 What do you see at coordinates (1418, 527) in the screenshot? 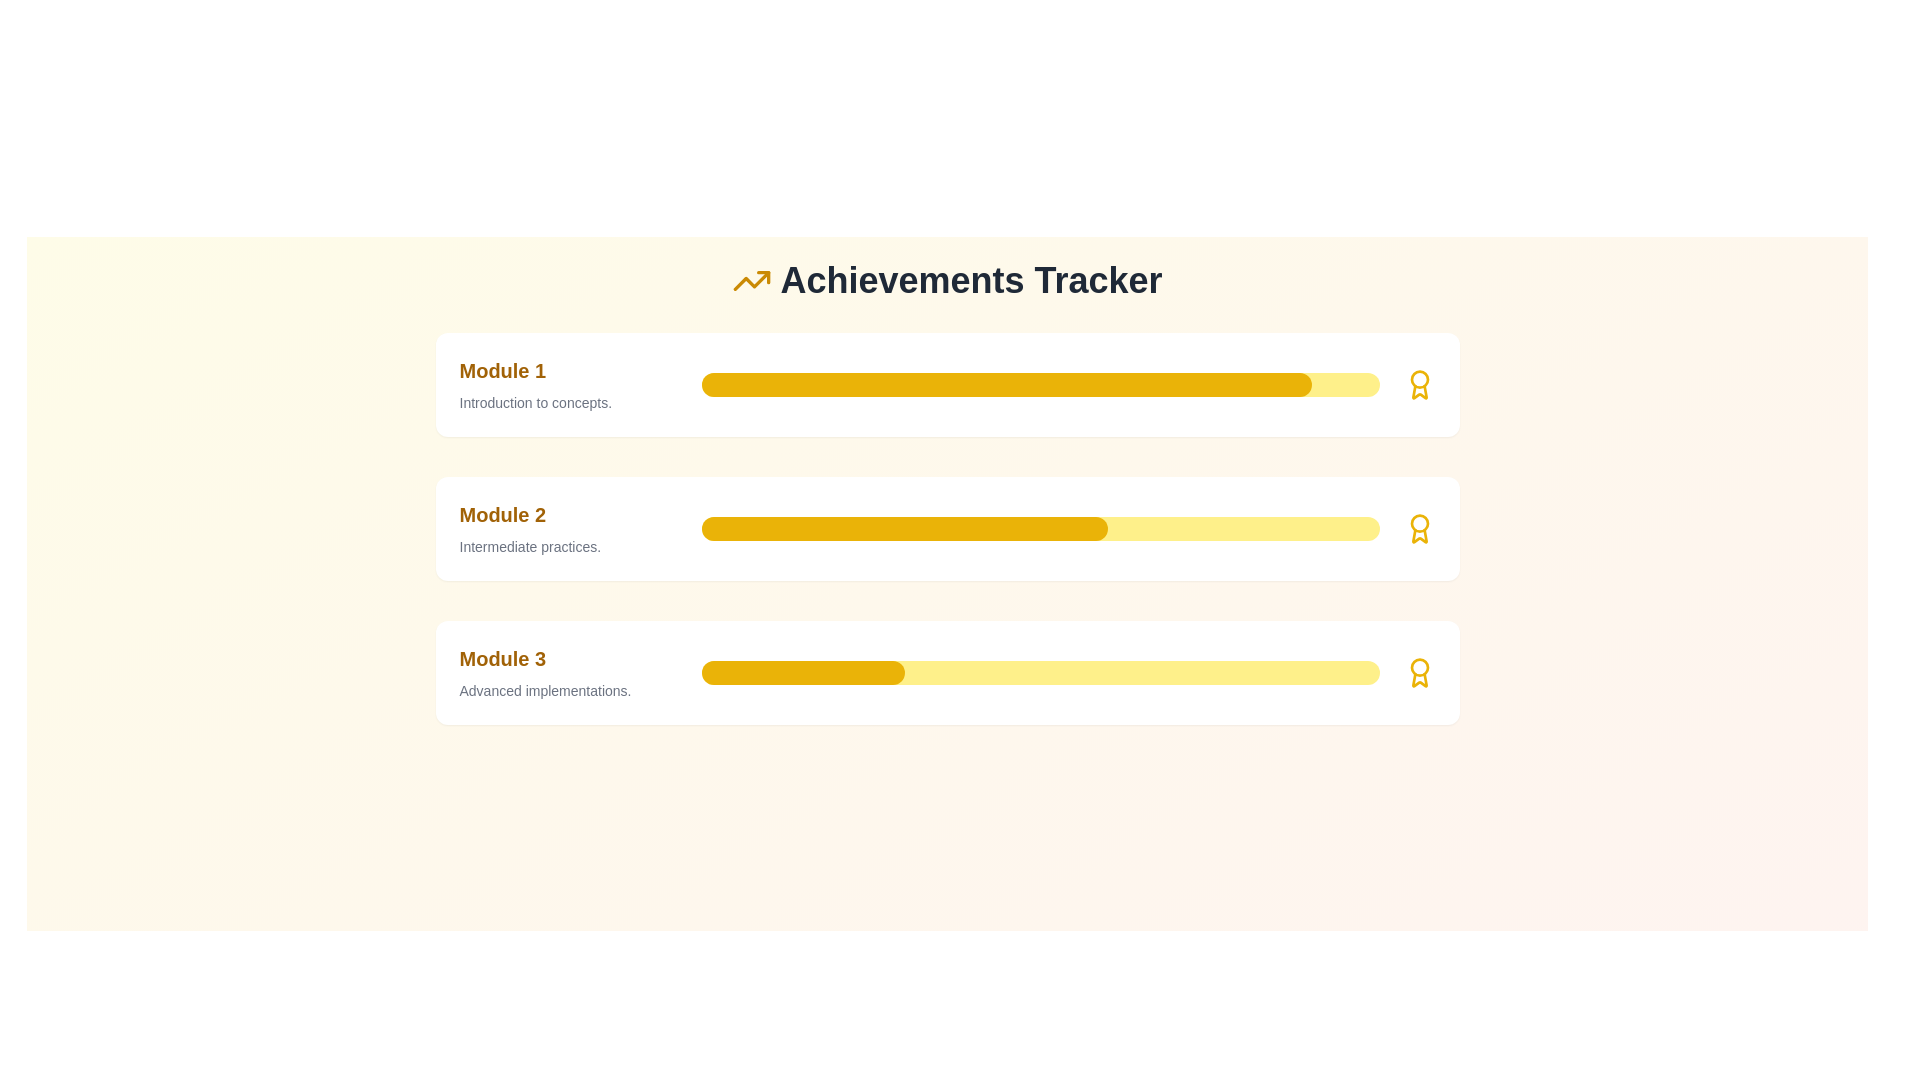
I see `the achievement badge icon located at the rightmost position of 'Module 2', aligned with the progress bar` at bounding box center [1418, 527].